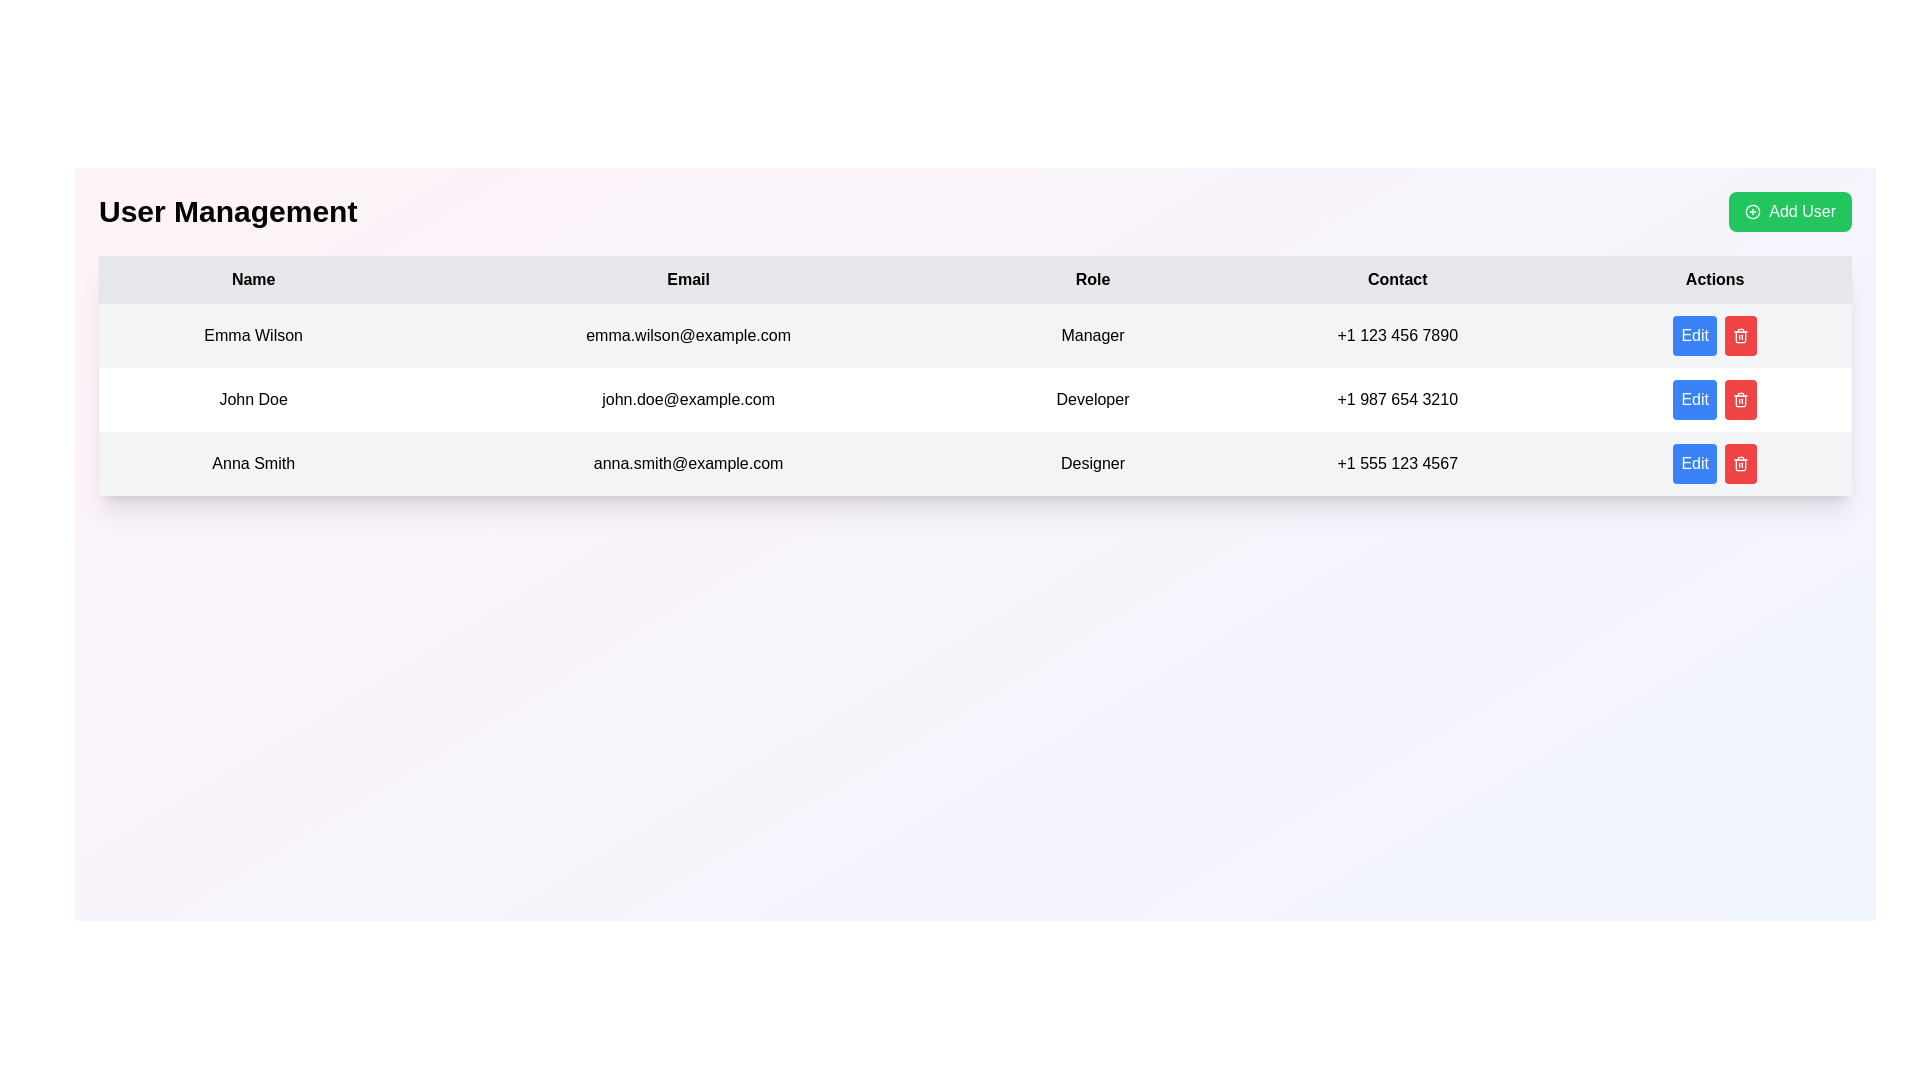 This screenshot has height=1080, width=1920. What do you see at coordinates (1396, 400) in the screenshot?
I see `the phone number display for user 'John Doe', which is formatted as '+1 987 654 3210' and located in the 'Contact' column of the user management table` at bounding box center [1396, 400].